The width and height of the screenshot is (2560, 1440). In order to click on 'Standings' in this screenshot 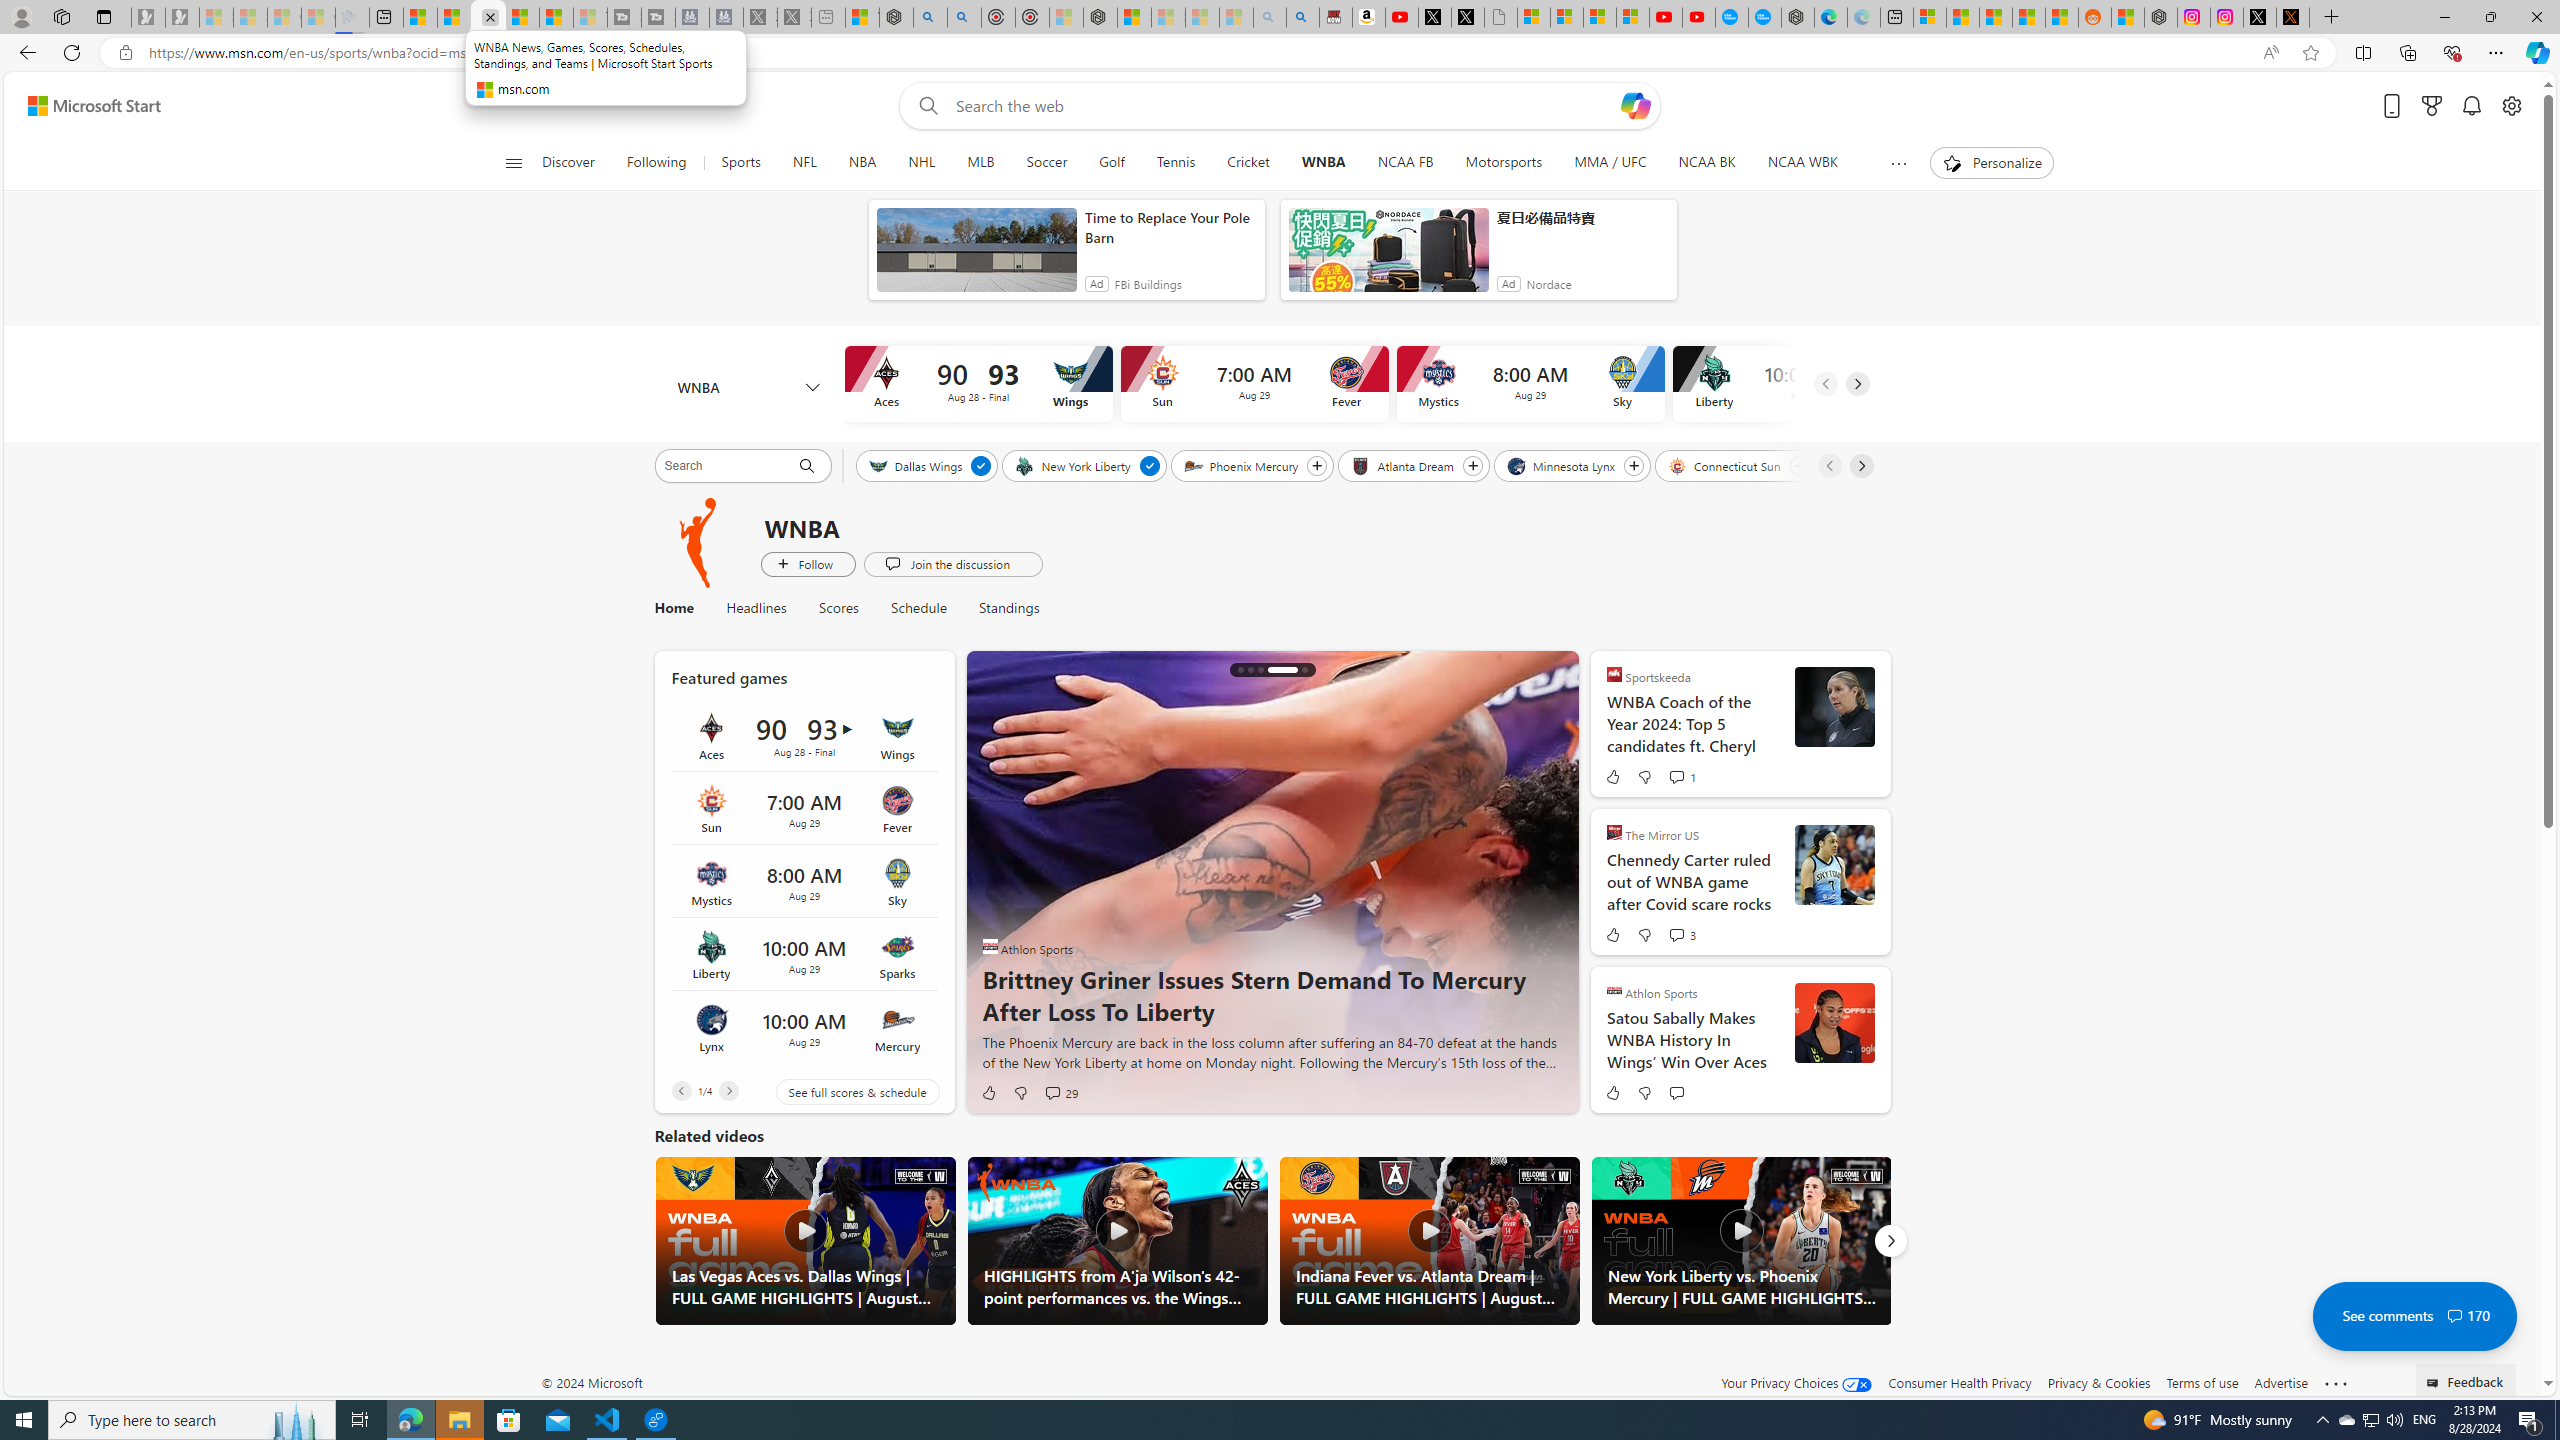, I will do `click(1007, 608)`.